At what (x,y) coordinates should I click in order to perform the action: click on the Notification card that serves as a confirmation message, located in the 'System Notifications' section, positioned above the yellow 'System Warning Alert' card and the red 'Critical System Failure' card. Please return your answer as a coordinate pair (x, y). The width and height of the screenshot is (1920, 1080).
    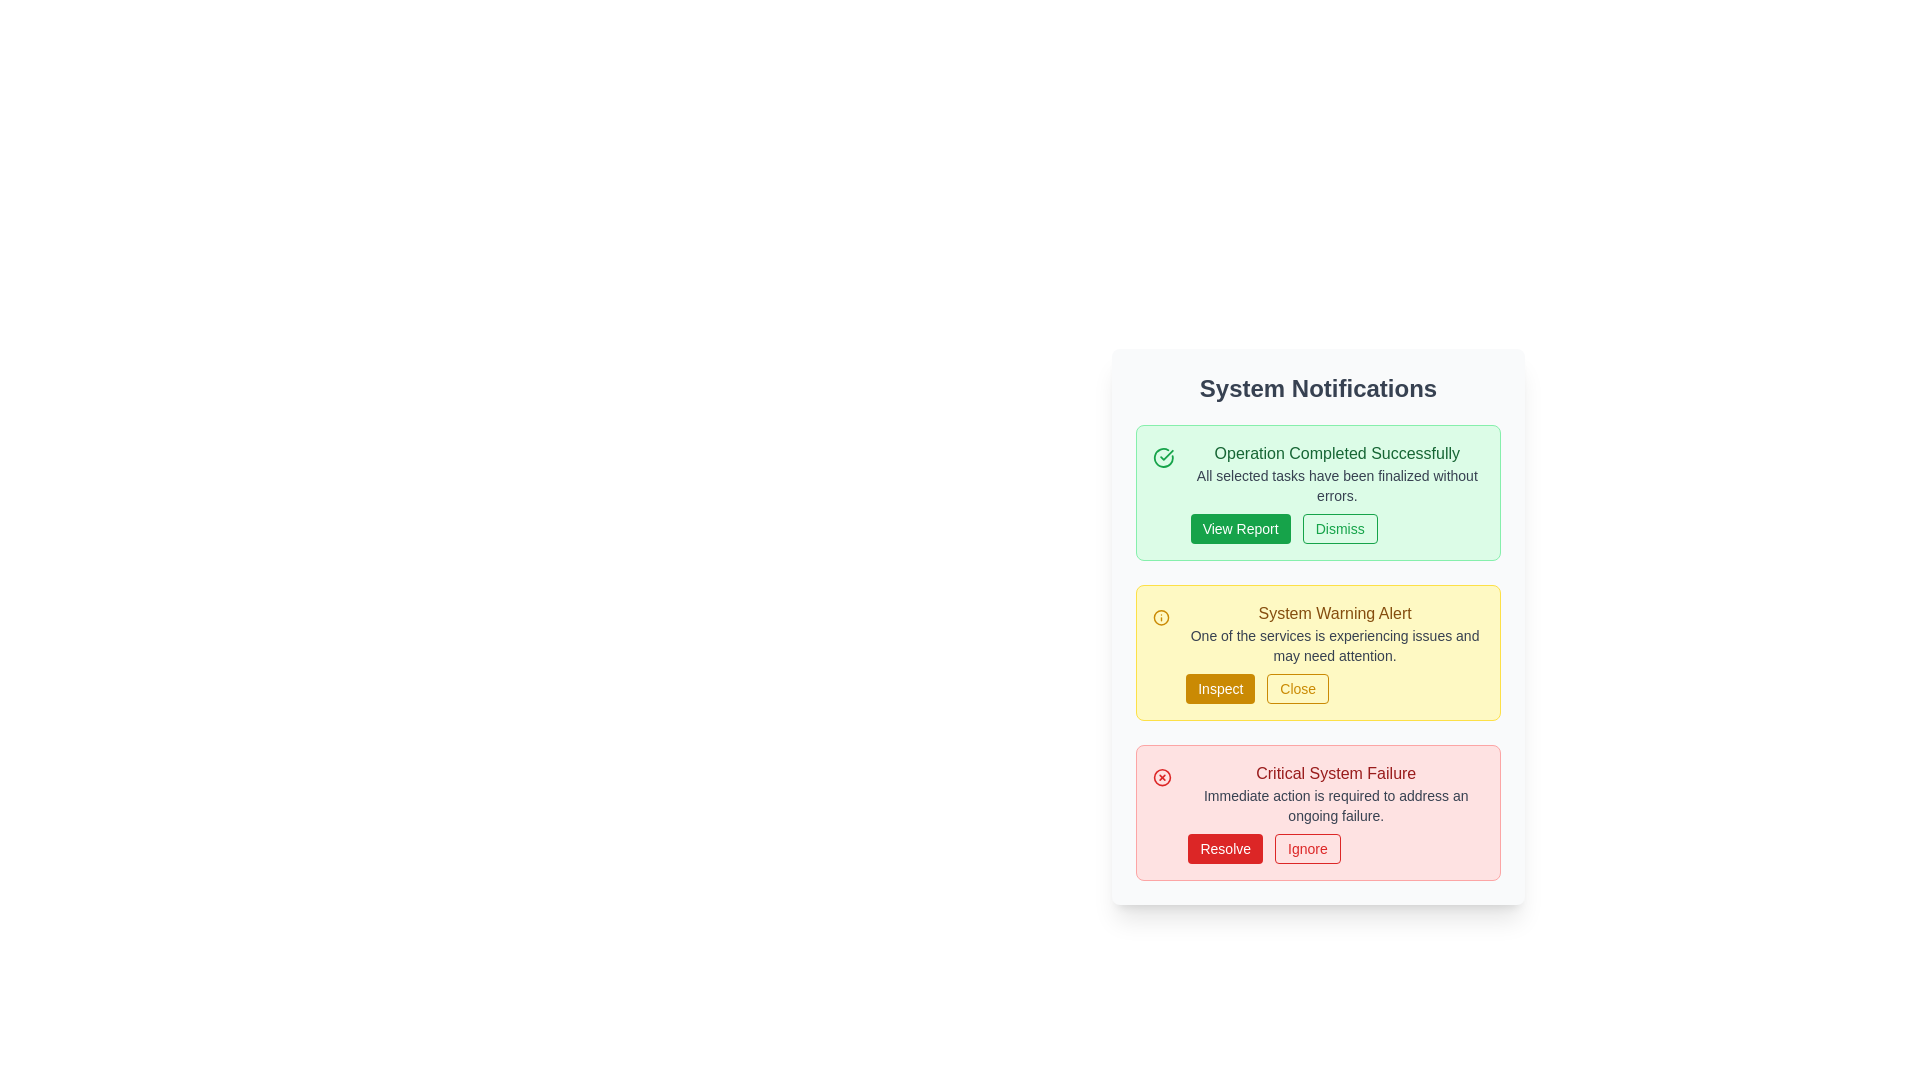
    Looking at the image, I should click on (1318, 493).